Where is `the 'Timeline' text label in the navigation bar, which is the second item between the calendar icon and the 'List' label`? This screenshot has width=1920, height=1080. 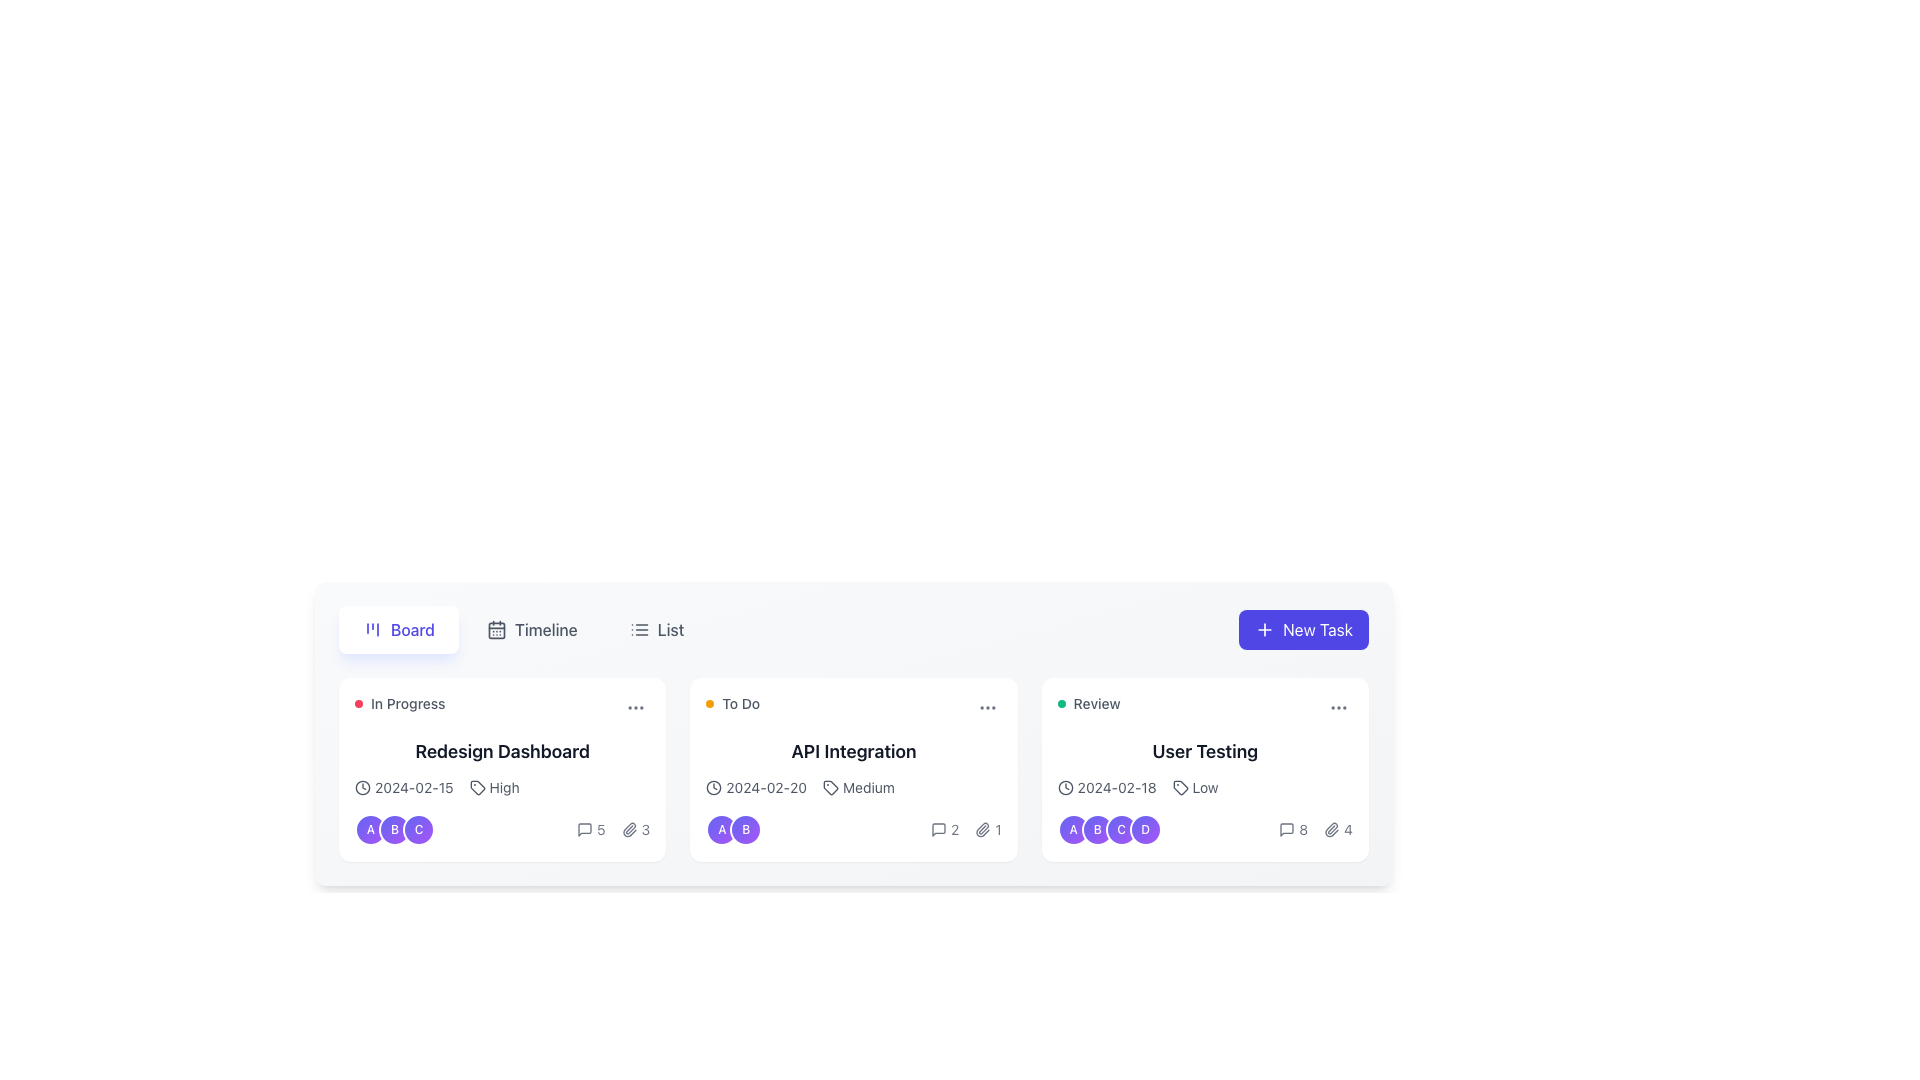
the 'Timeline' text label in the navigation bar, which is the second item between the calendar icon and the 'List' label is located at coordinates (546, 628).